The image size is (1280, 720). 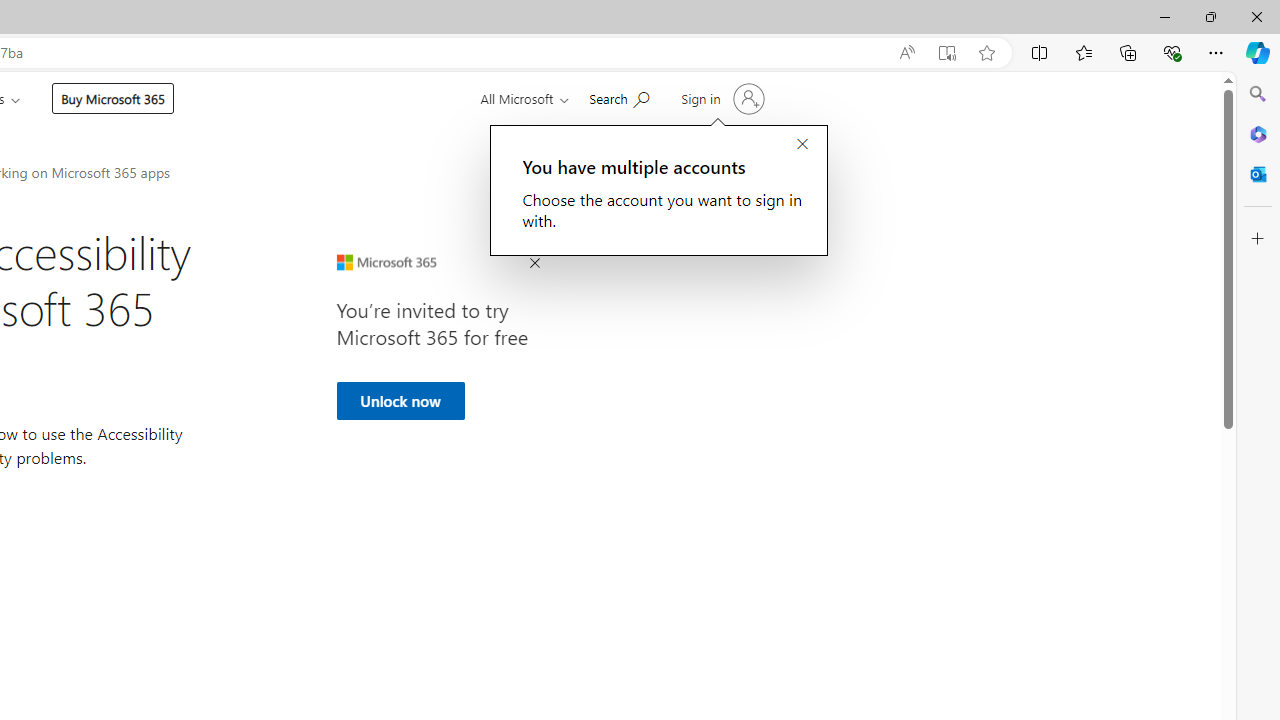 What do you see at coordinates (1082, 51) in the screenshot?
I see `'Favorites'` at bounding box center [1082, 51].